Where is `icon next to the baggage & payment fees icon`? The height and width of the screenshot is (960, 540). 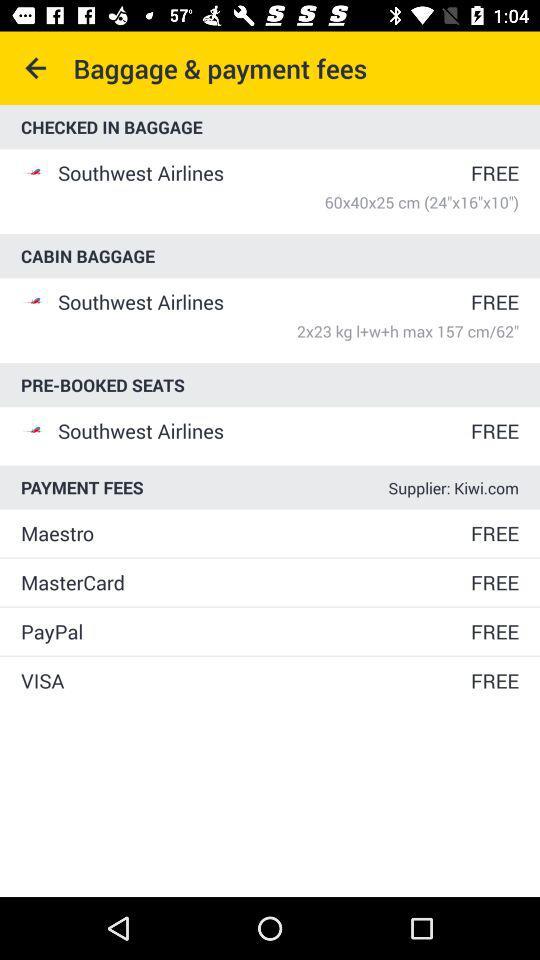
icon next to the baggage & payment fees icon is located at coordinates (36, 68).